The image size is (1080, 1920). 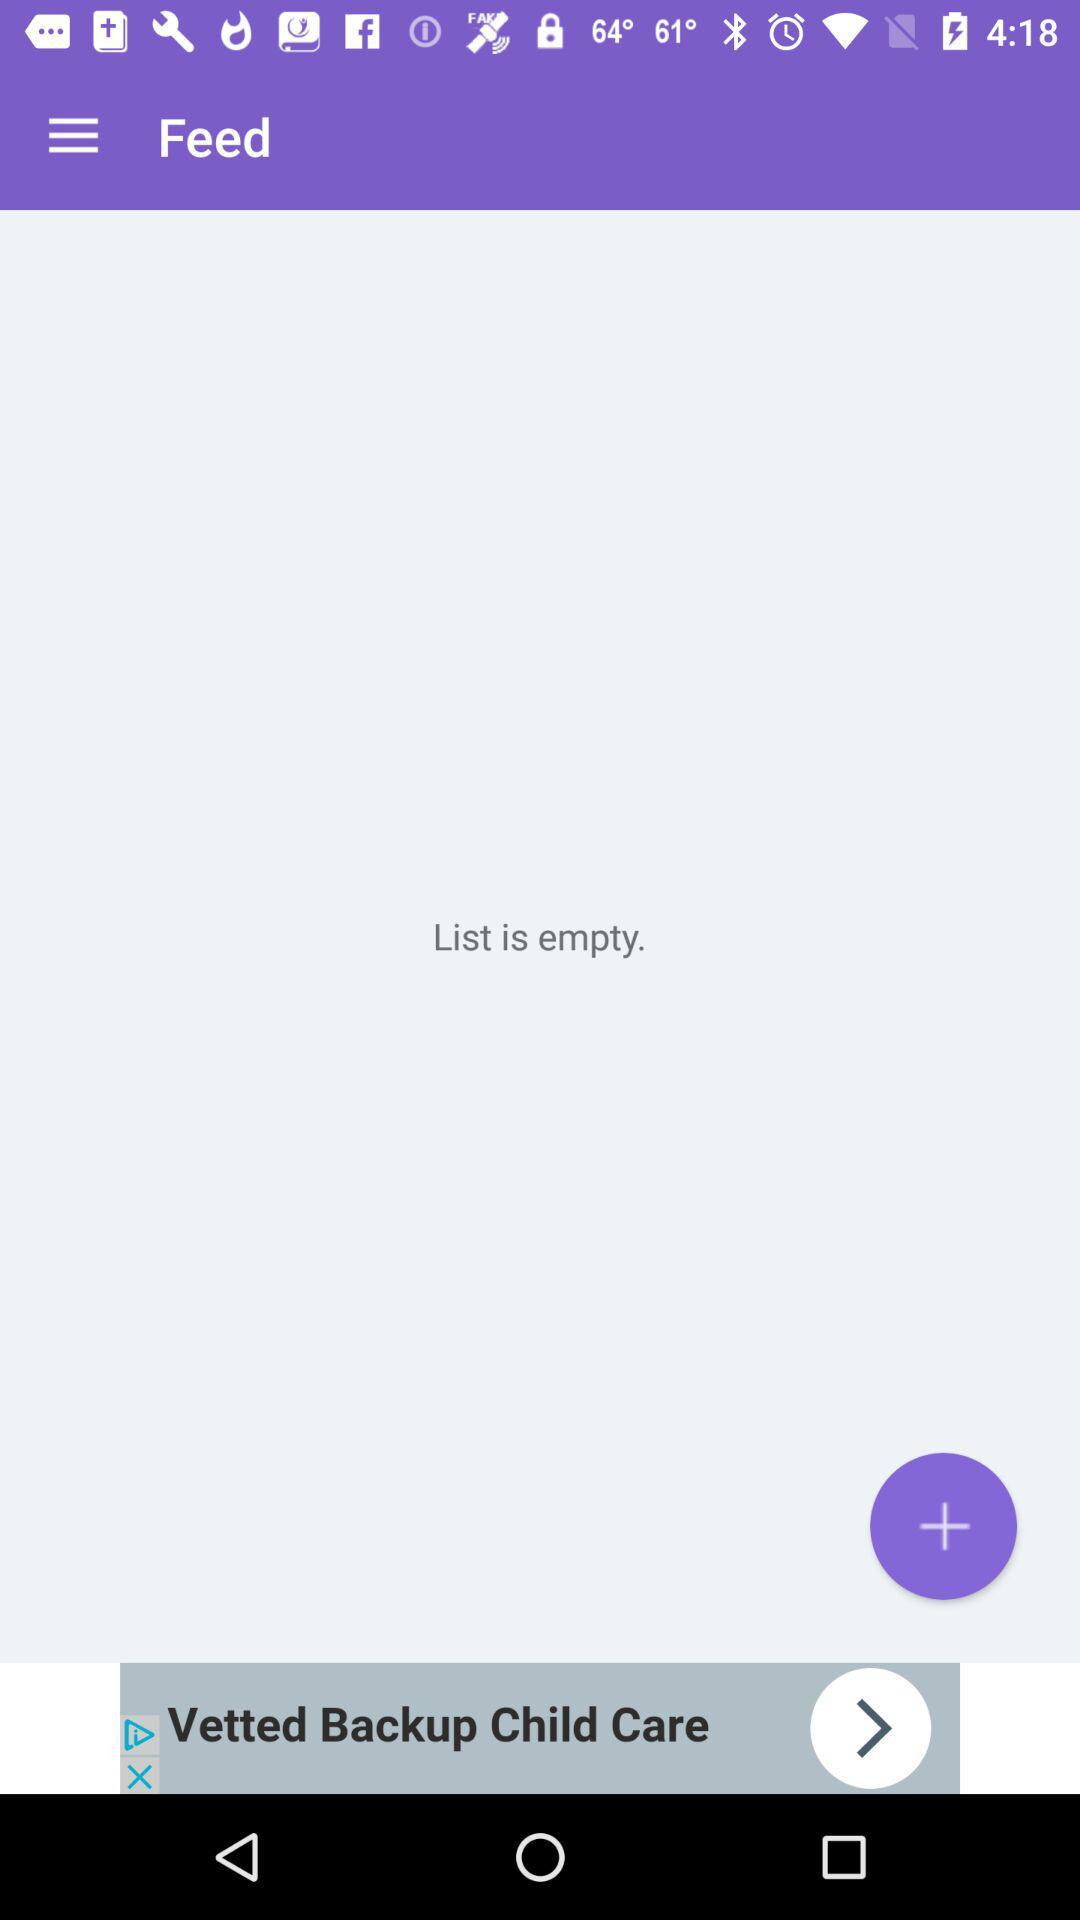 What do you see at coordinates (943, 1525) in the screenshot?
I see `to list` at bounding box center [943, 1525].